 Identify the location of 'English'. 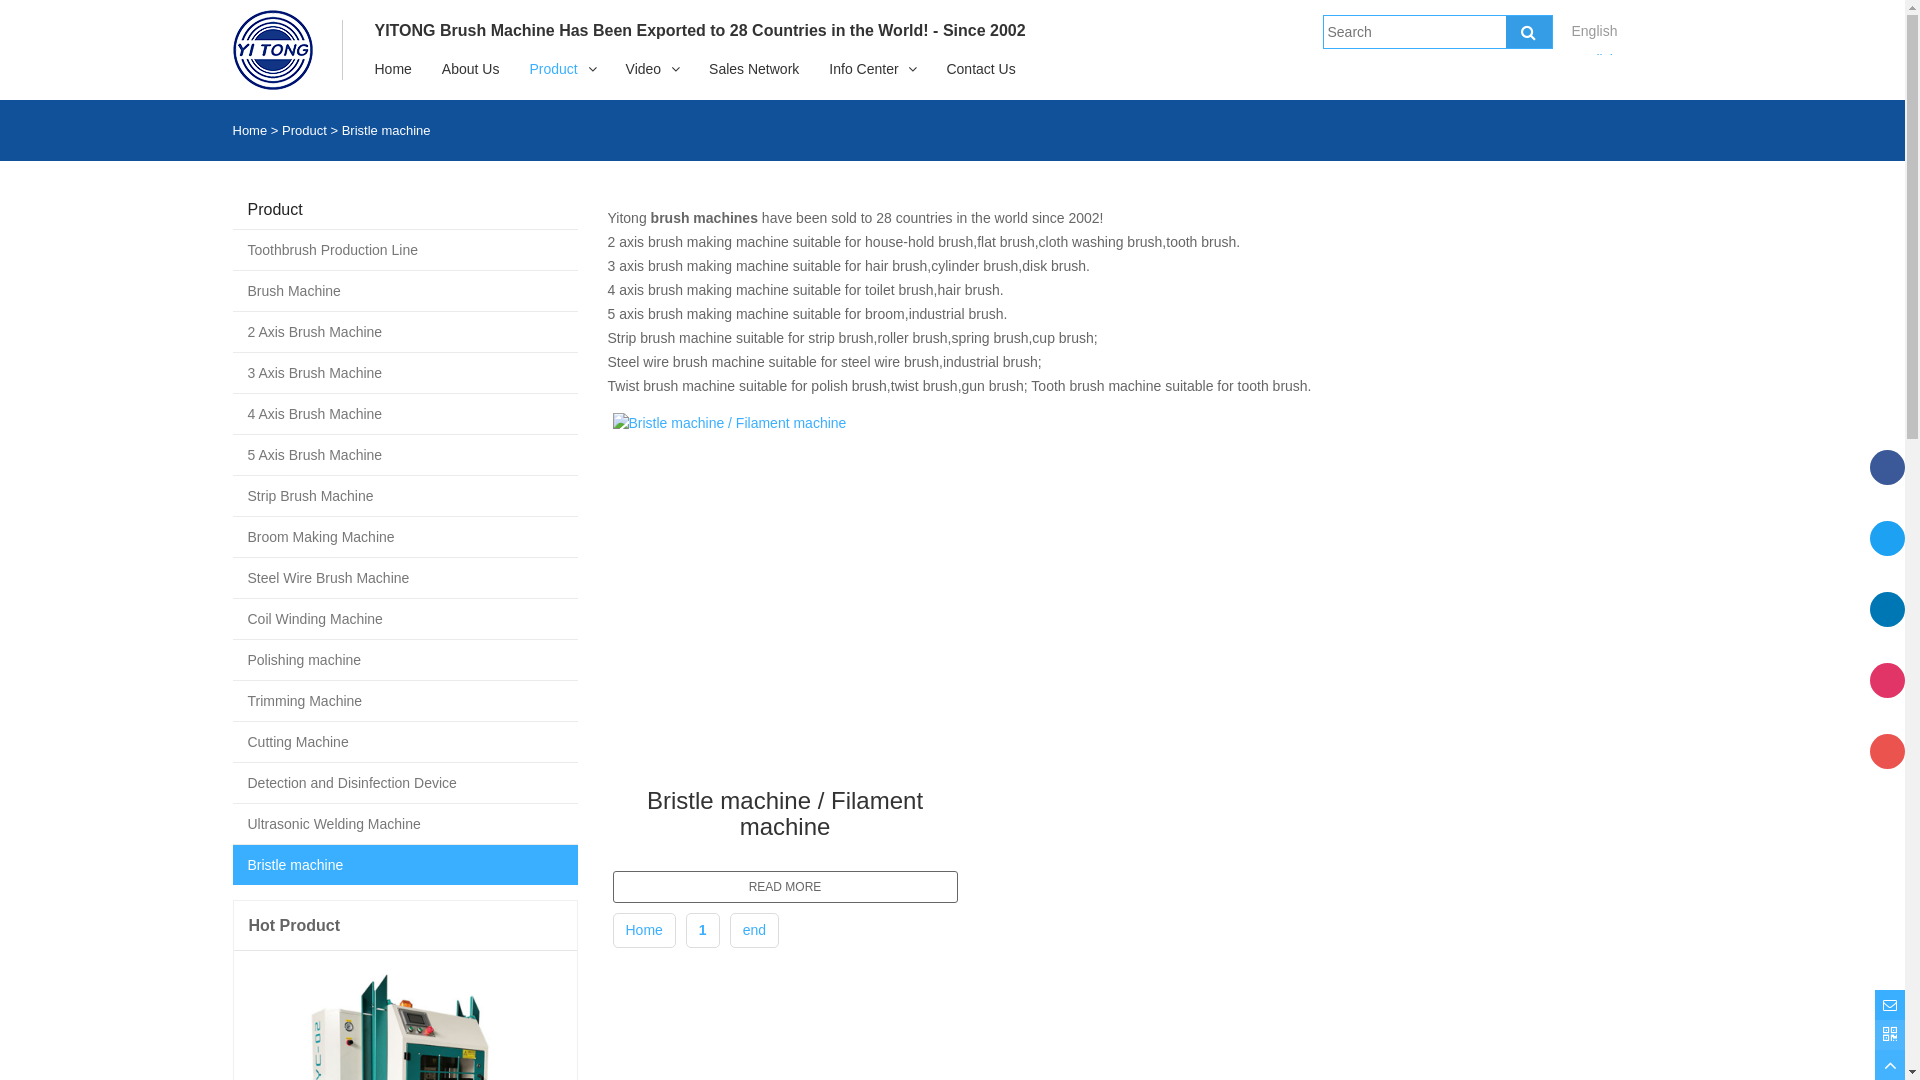
(1593, 59).